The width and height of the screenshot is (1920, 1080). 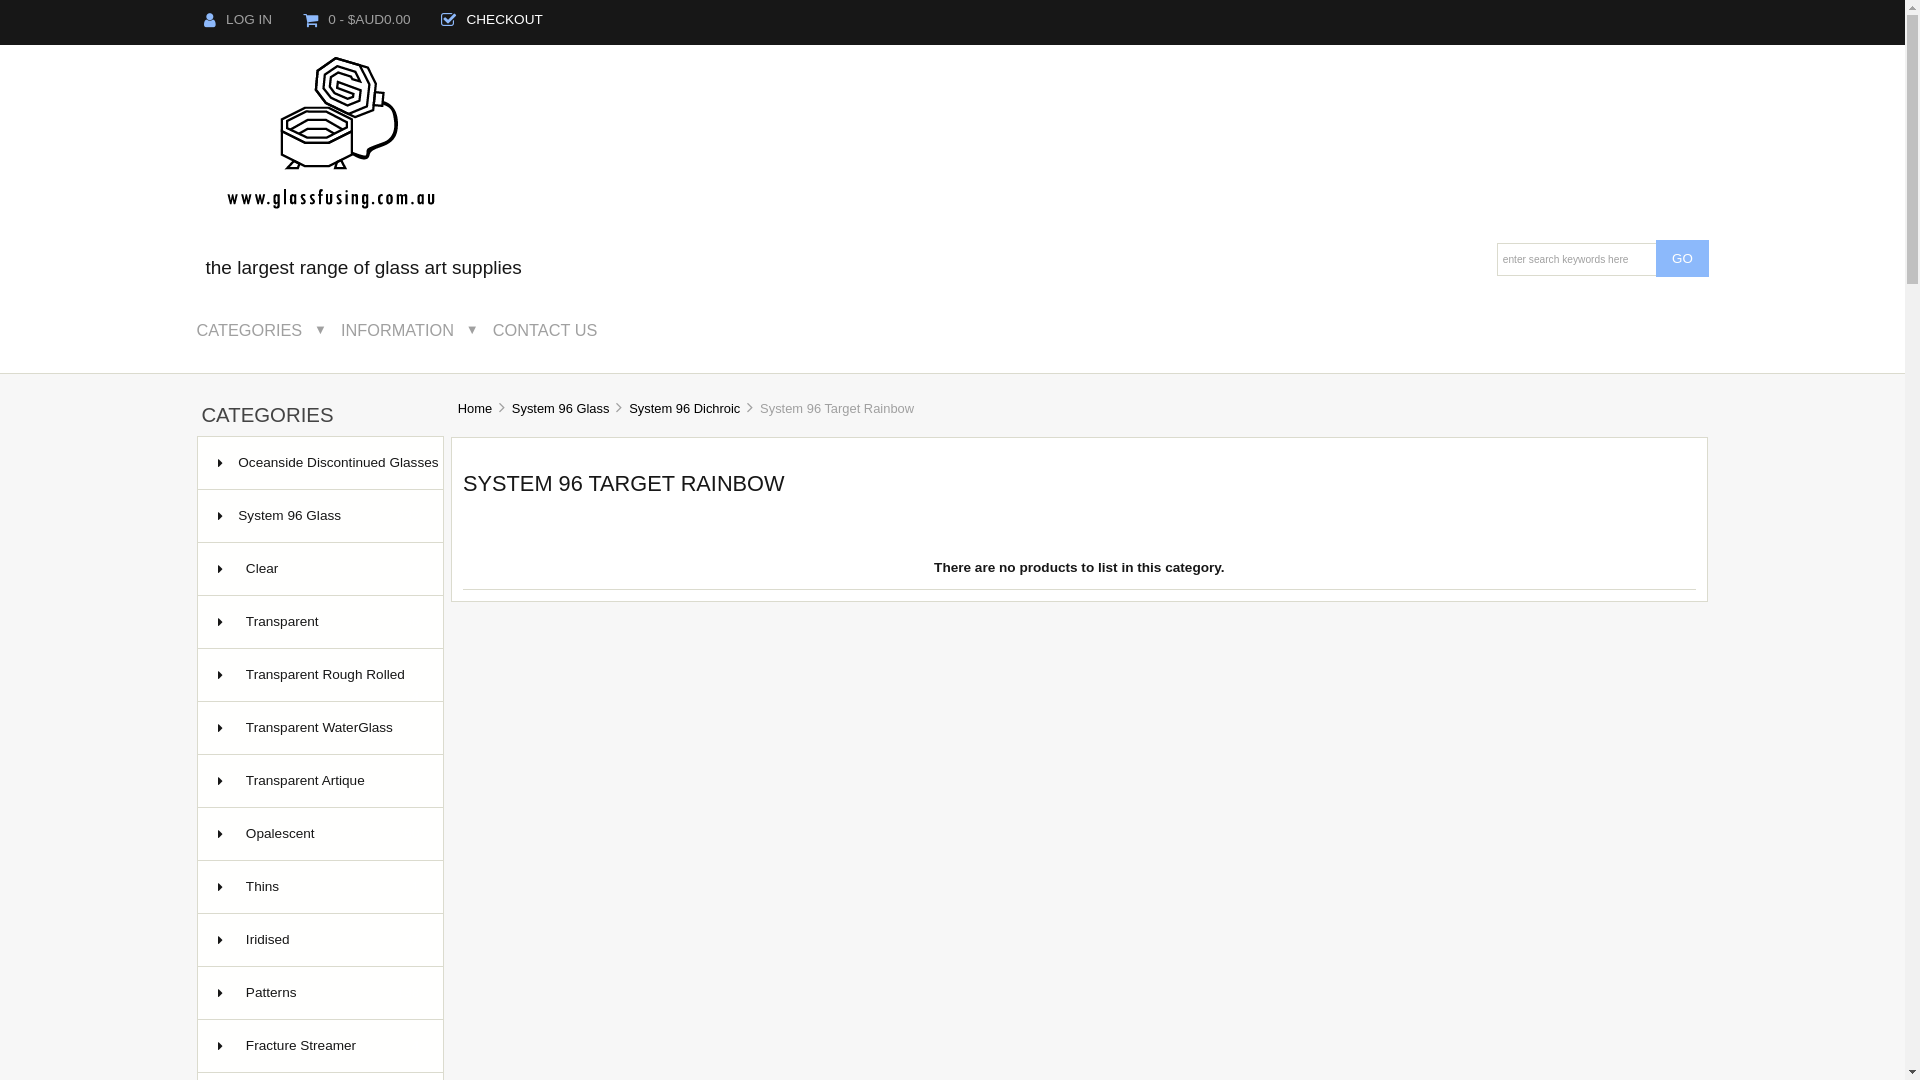 What do you see at coordinates (320, 728) in the screenshot?
I see `'  Transparent WaterGlass` at bounding box center [320, 728].